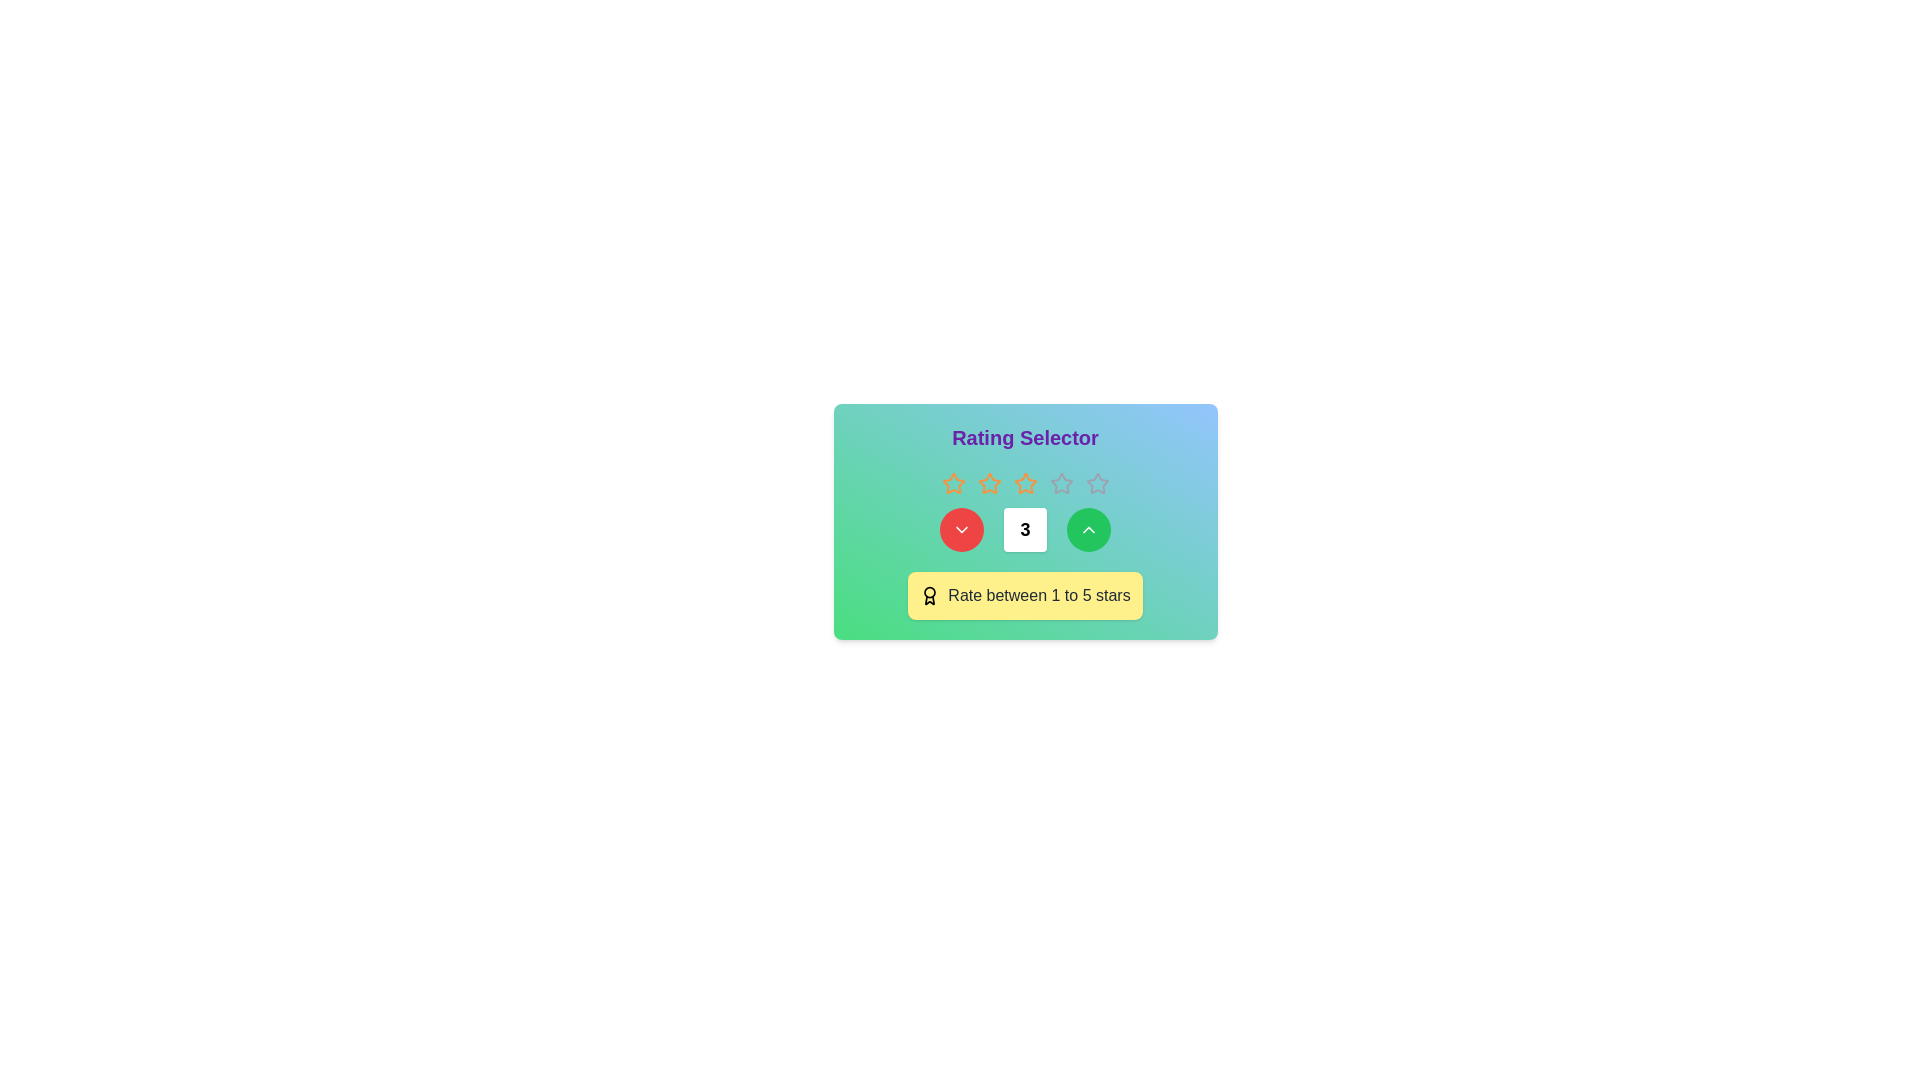 The height and width of the screenshot is (1080, 1920). I want to click on the upward-pointing chevron icon inside the green circular button, so click(1087, 528).